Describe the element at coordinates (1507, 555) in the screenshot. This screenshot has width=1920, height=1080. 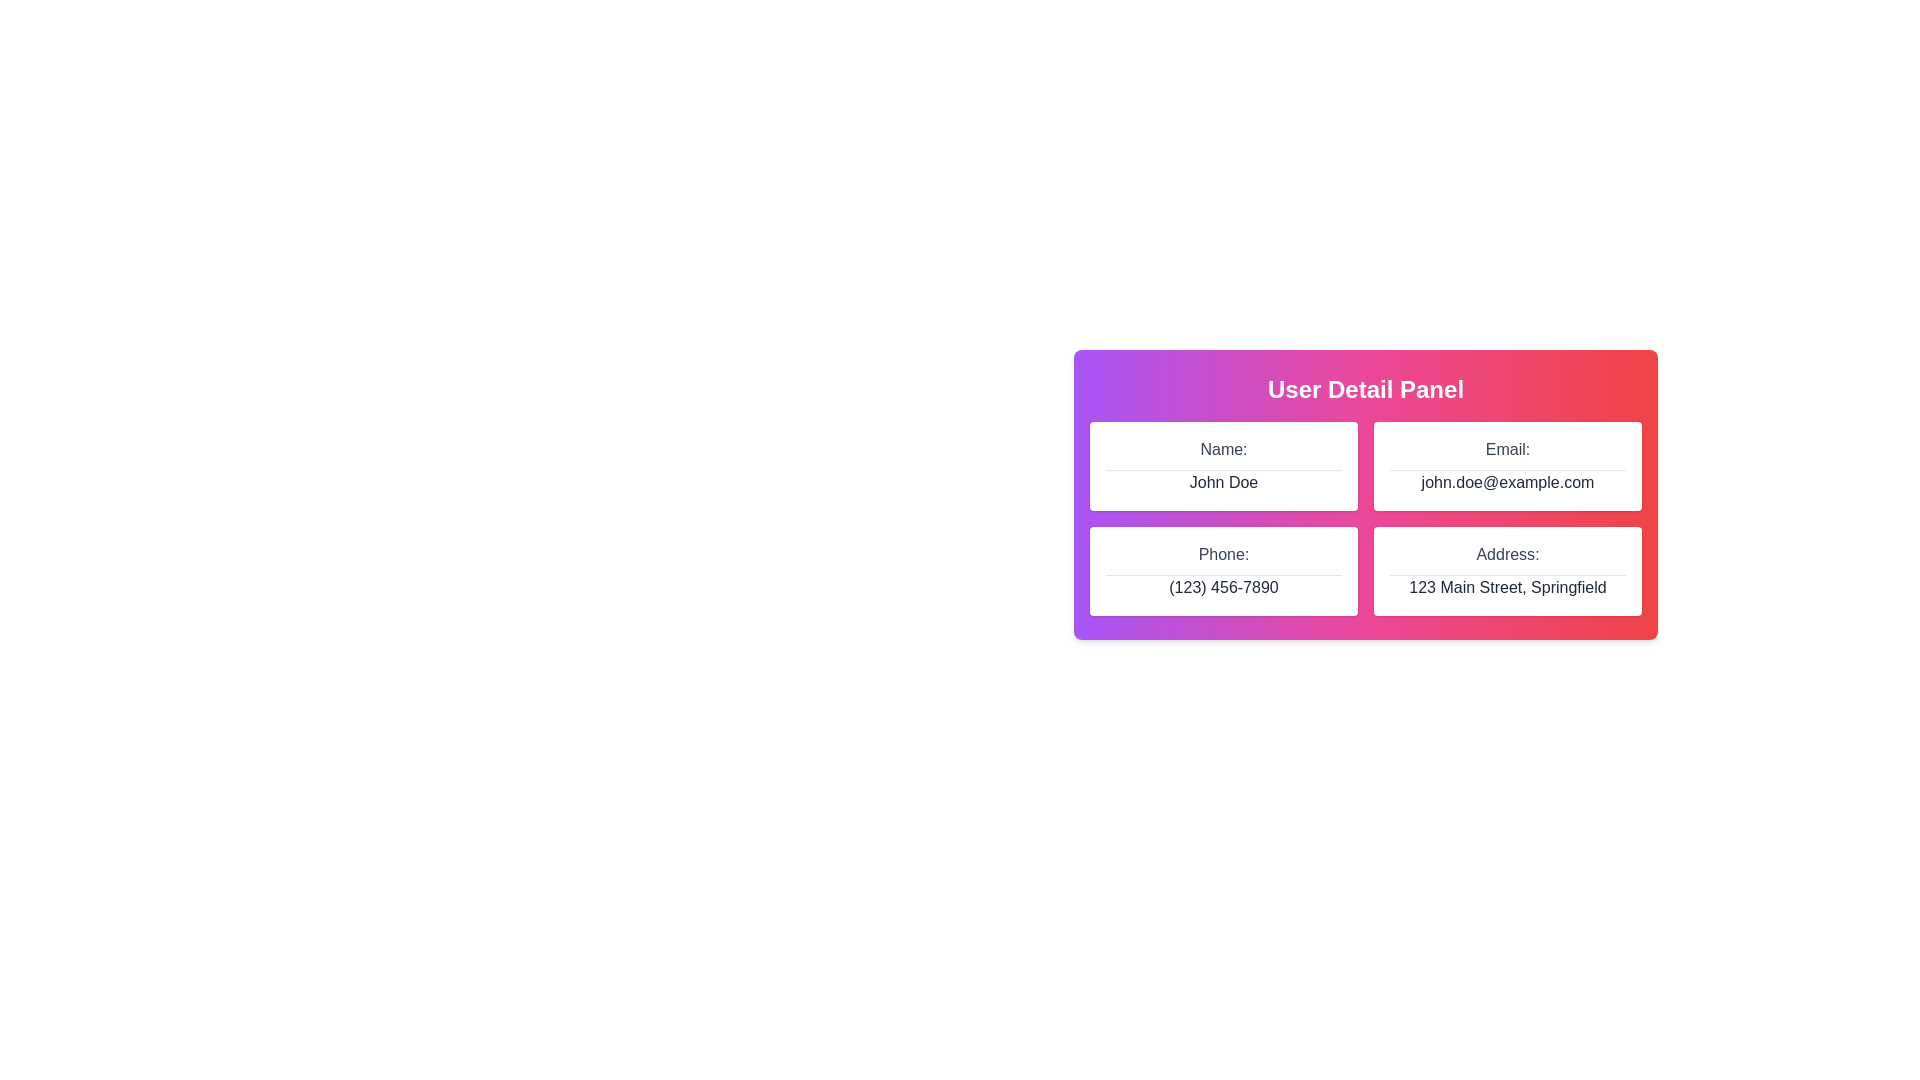
I see `the text label displaying 'Address:' which is styled in a medium-weight gray font and positioned above '123 Main Street, Springfield'` at that location.